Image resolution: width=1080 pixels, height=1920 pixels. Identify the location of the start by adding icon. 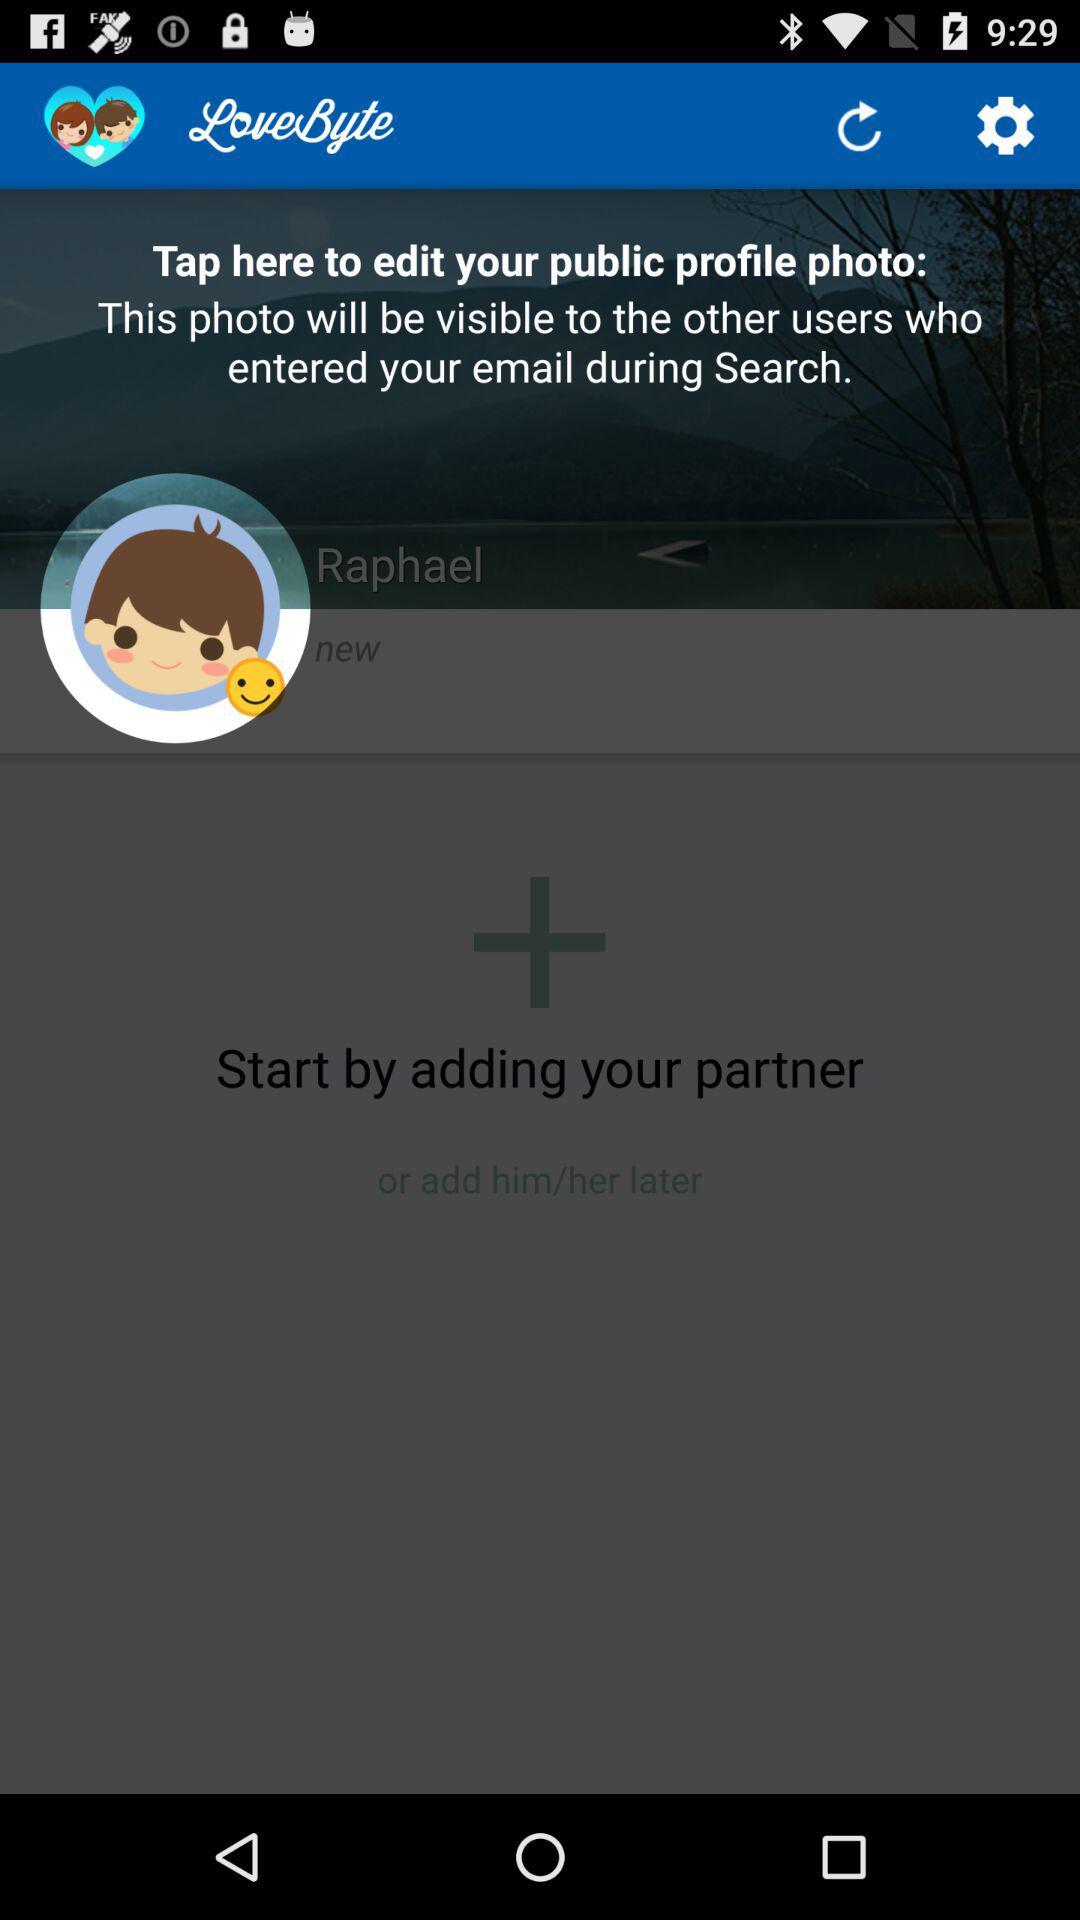
(540, 1065).